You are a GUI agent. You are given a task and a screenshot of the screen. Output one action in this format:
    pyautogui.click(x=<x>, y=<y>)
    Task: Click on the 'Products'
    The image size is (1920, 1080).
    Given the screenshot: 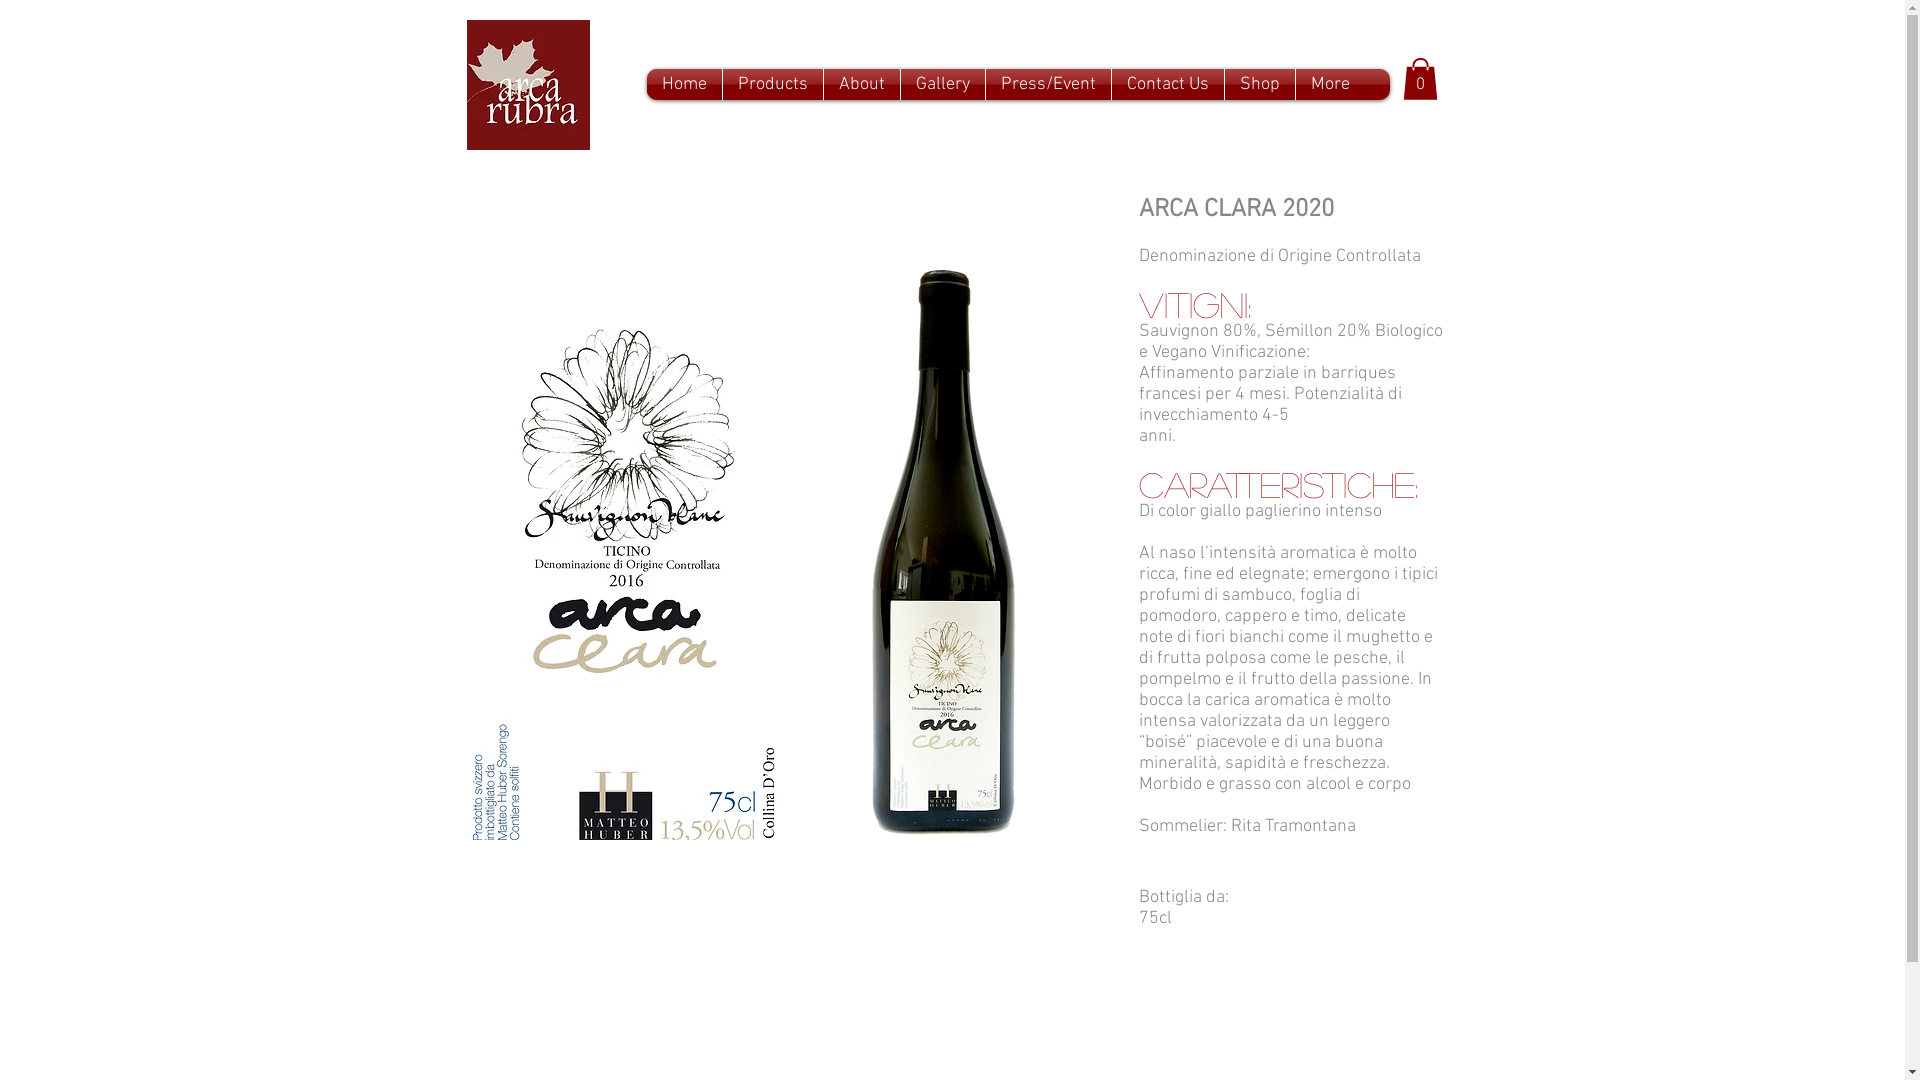 What is the action you would take?
    pyautogui.click(x=771, y=83)
    